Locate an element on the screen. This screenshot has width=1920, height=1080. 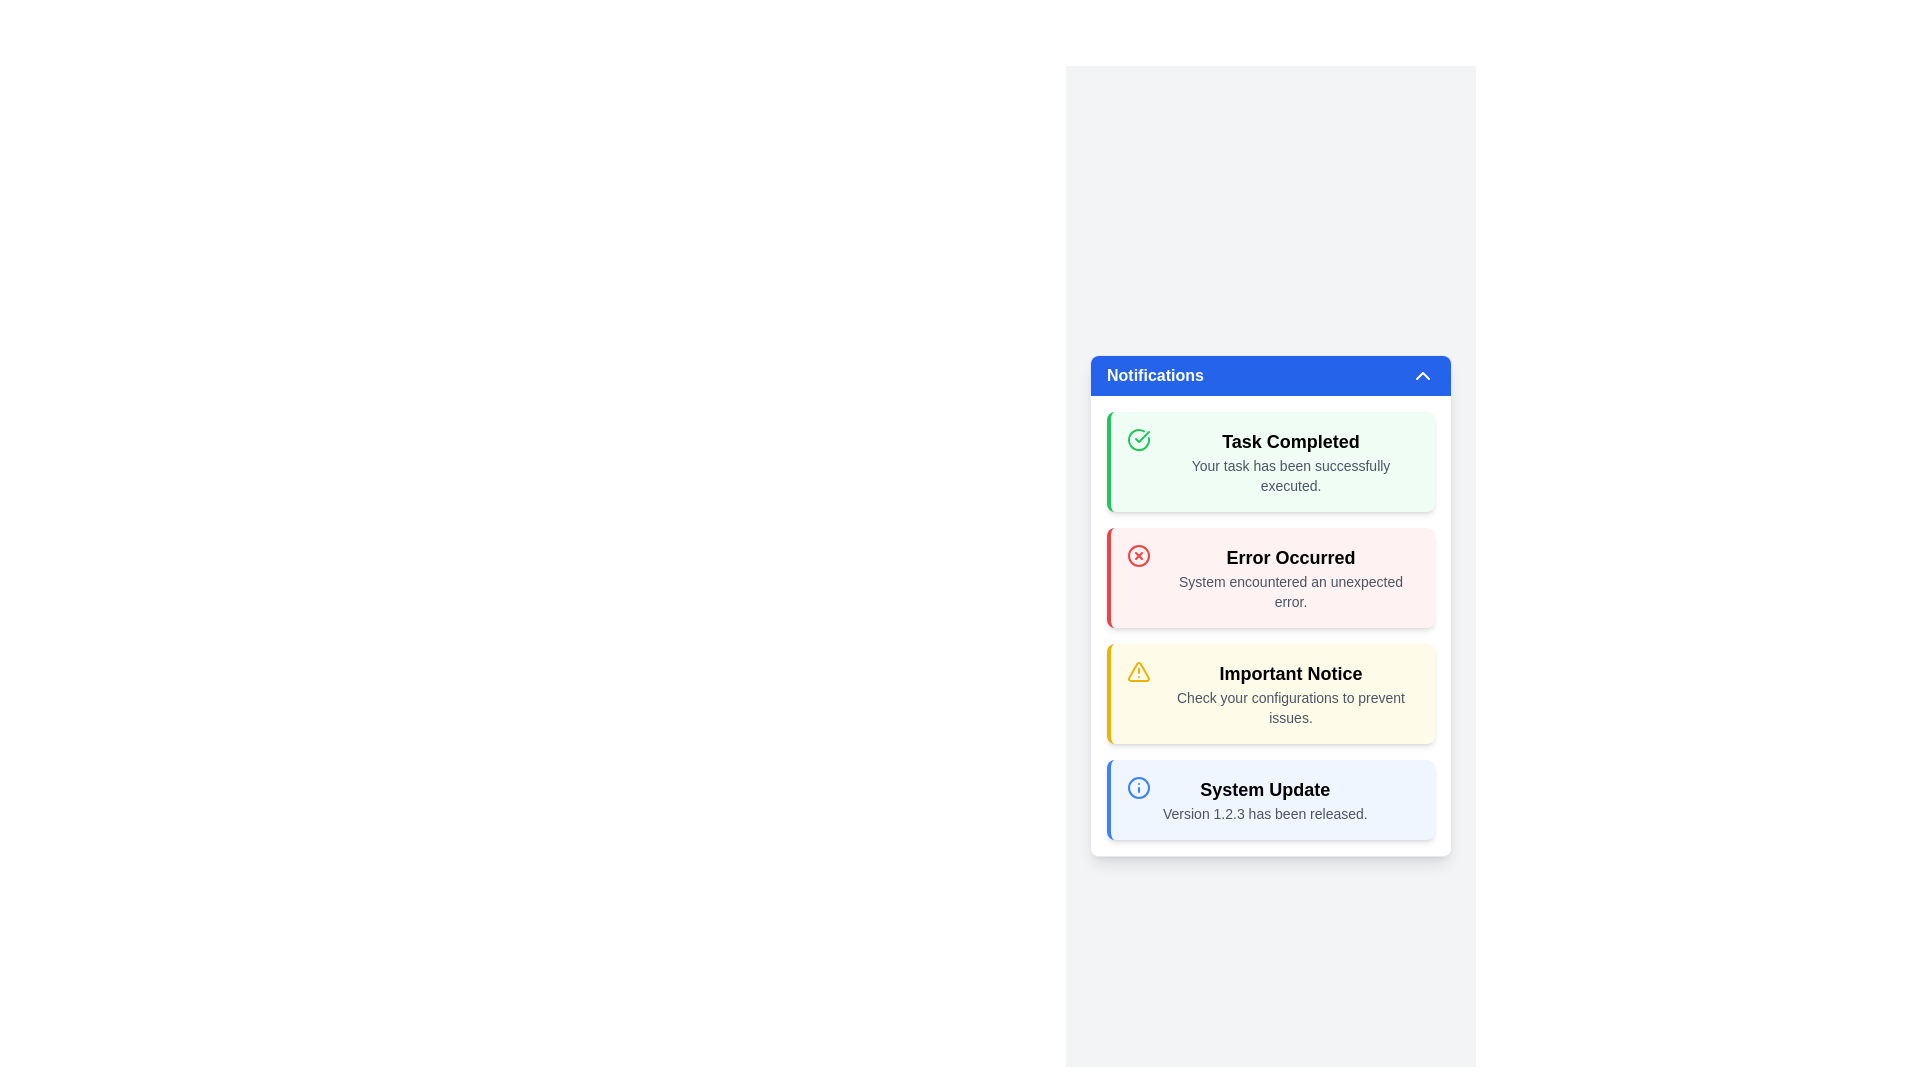
the text label displaying the message 'System encountered an unexpected error.' which is positioned below the title 'Error Occurred' in the notification box is located at coordinates (1291, 590).